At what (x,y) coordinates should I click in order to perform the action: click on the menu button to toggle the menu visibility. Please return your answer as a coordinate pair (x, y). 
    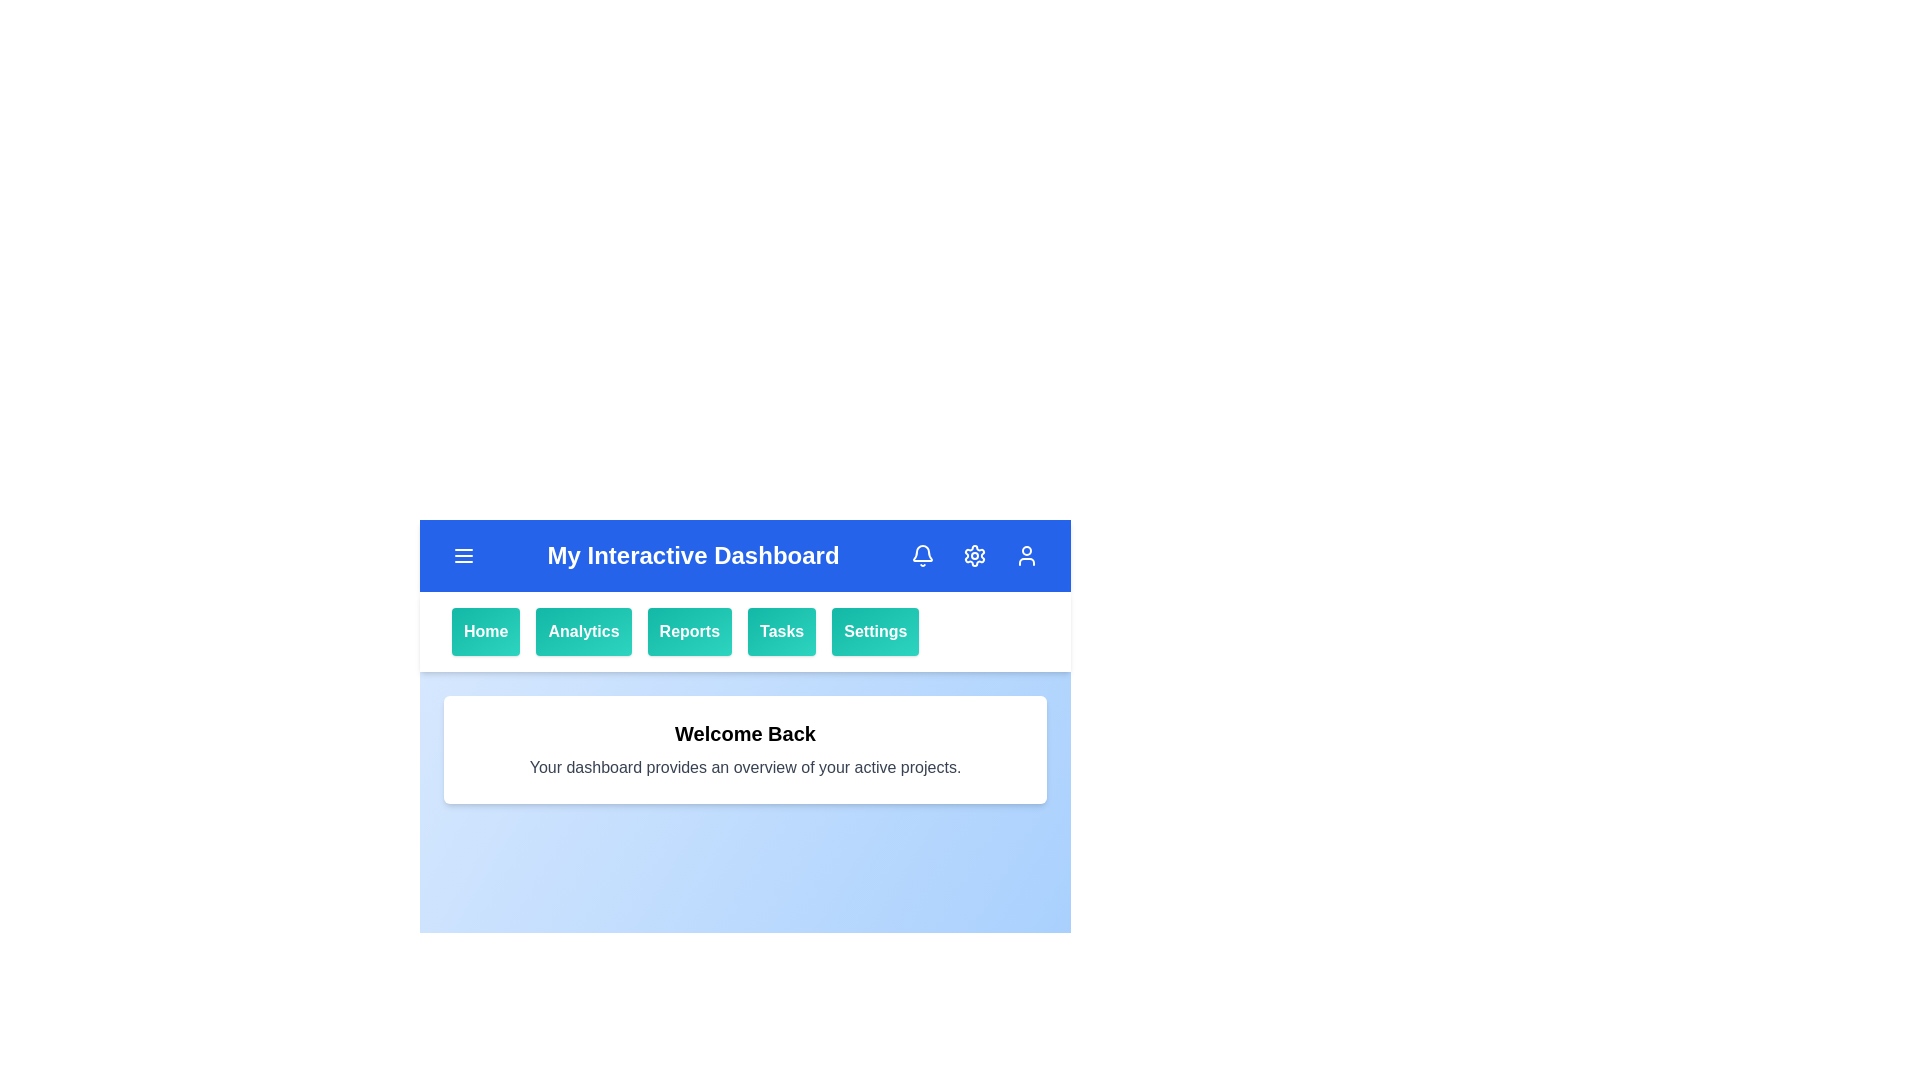
    Looking at the image, I should click on (463, 555).